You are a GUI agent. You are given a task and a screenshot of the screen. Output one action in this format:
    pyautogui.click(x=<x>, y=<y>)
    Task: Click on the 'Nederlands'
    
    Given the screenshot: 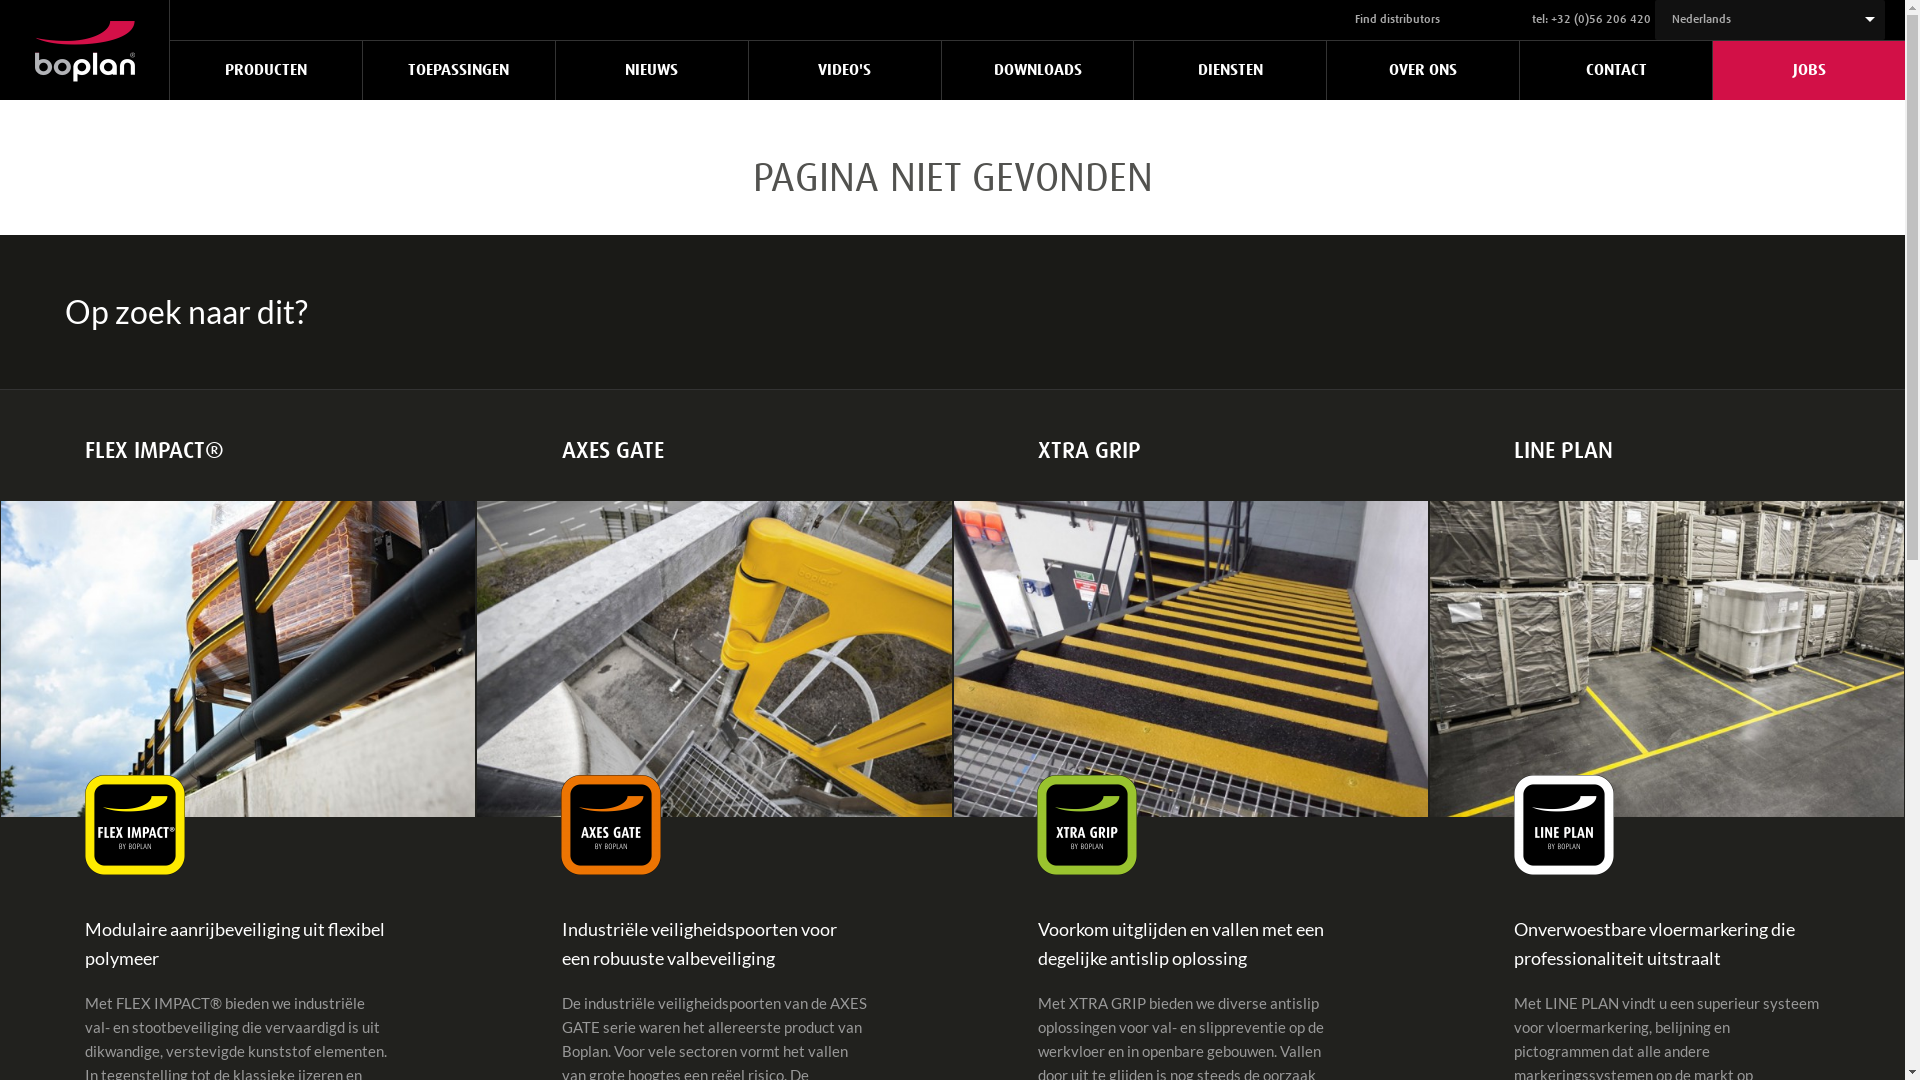 What is the action you would take?
    pyautogui.click(x=1778, y=19)
    